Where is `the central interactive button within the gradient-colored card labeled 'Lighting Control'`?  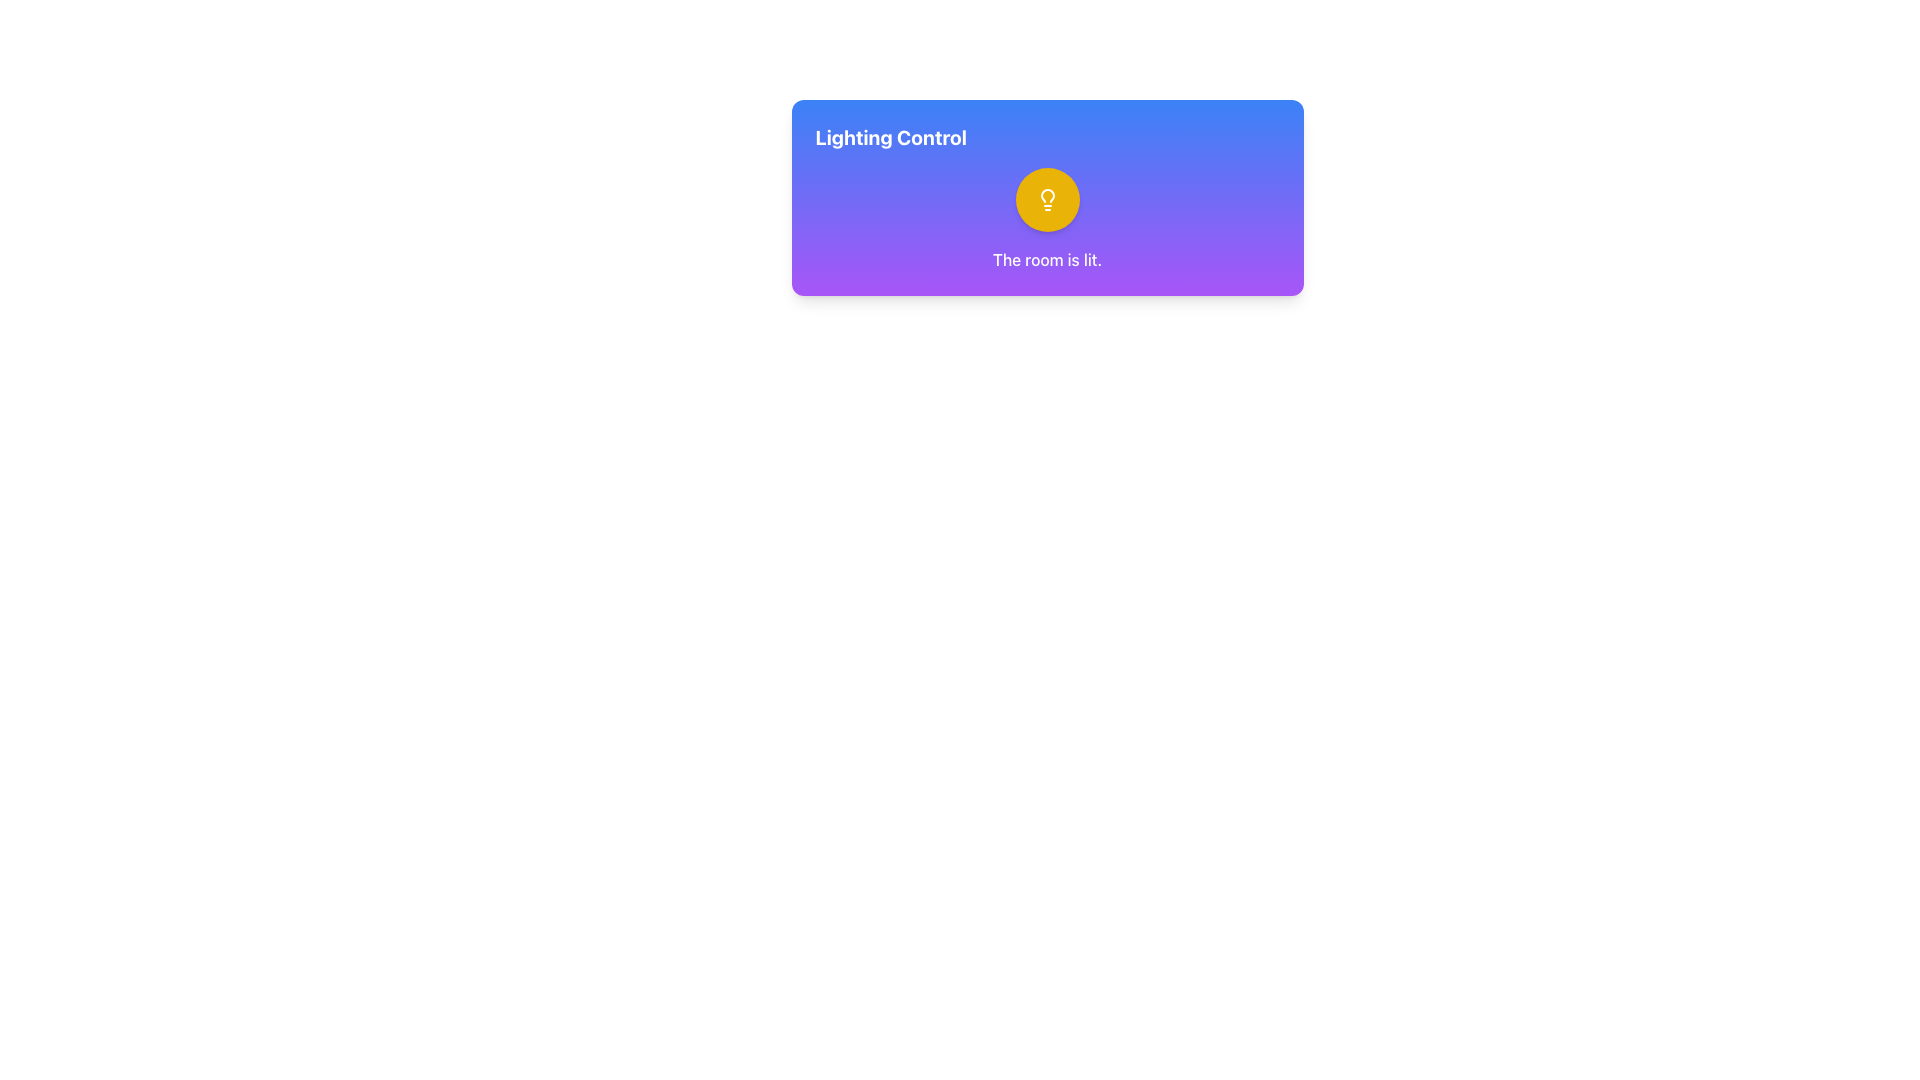
the central interactive button within the gradient-colored card labeled 'Lighting Control' is located at coordinates (1046, 200).